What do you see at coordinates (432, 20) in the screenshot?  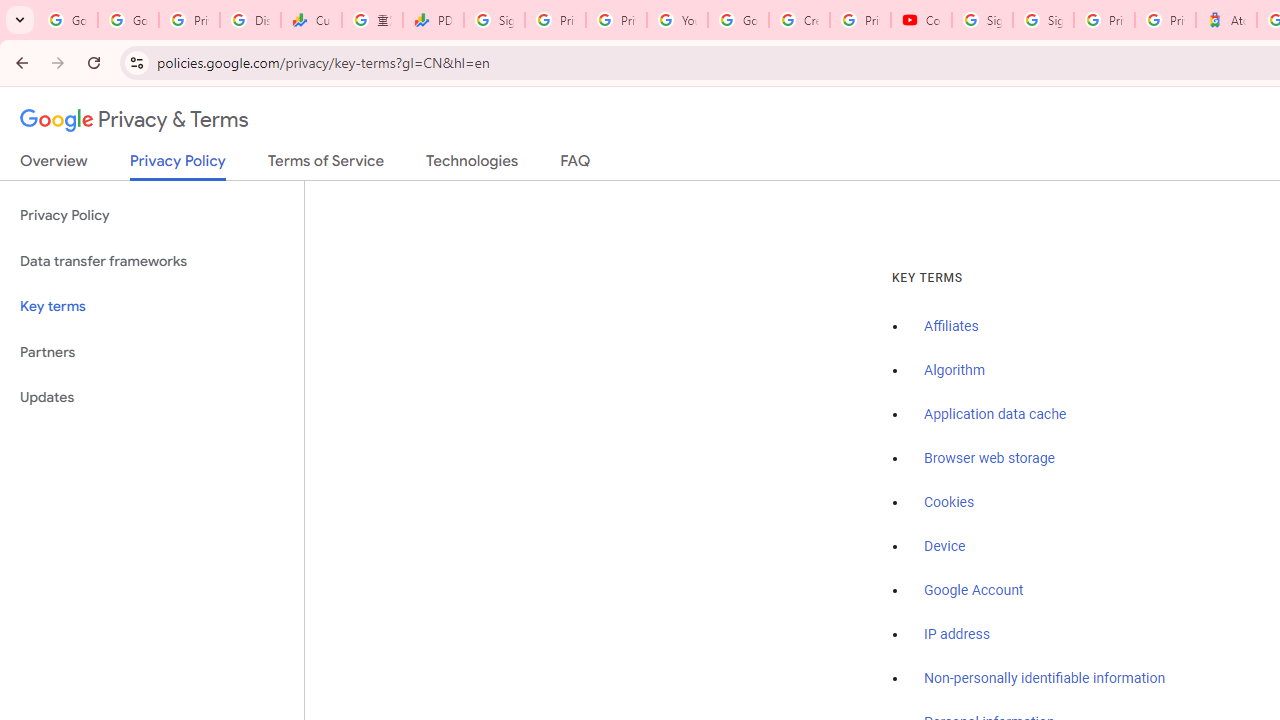 I see `'PDD Holdings Inc - ADR (PDD) Price & News - Google Finance'` at bounding box center [432, 20].